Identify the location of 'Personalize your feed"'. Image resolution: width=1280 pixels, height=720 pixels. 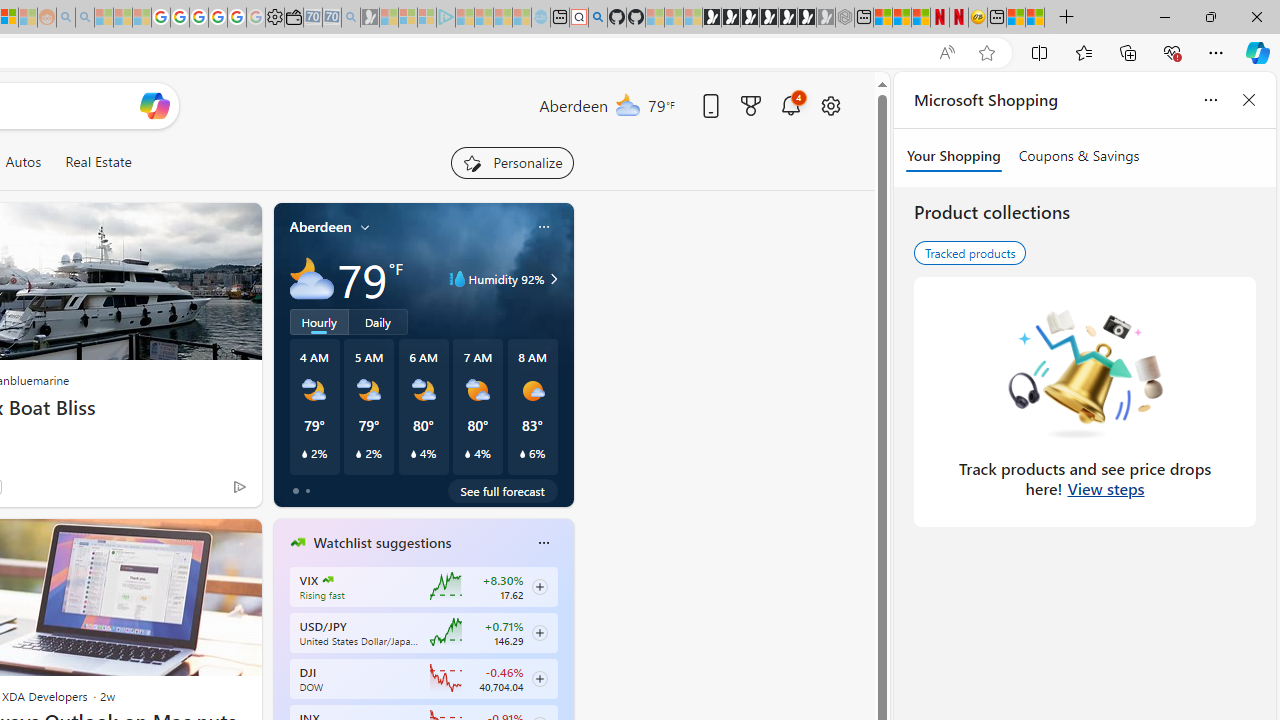
(512, 162).